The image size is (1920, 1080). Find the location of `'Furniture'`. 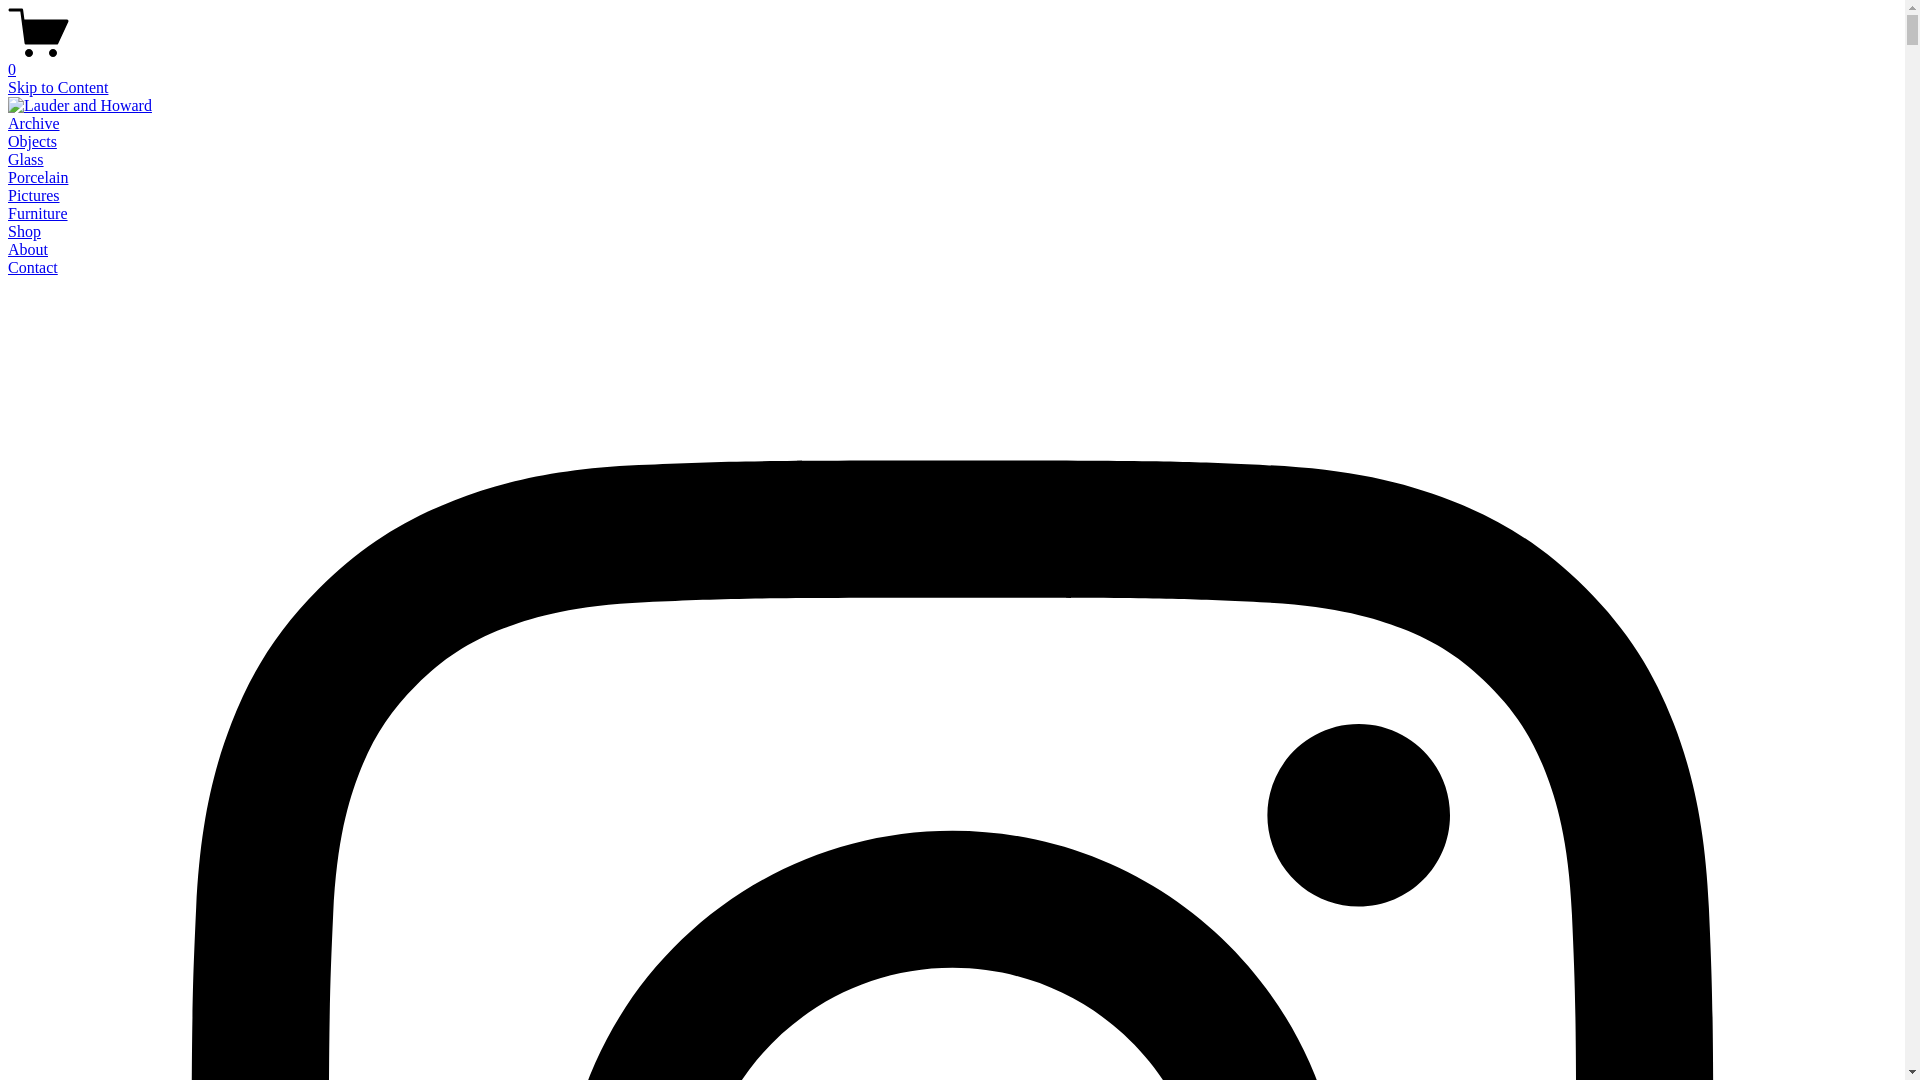

'Furniture' is located at coordinates (38, 213).